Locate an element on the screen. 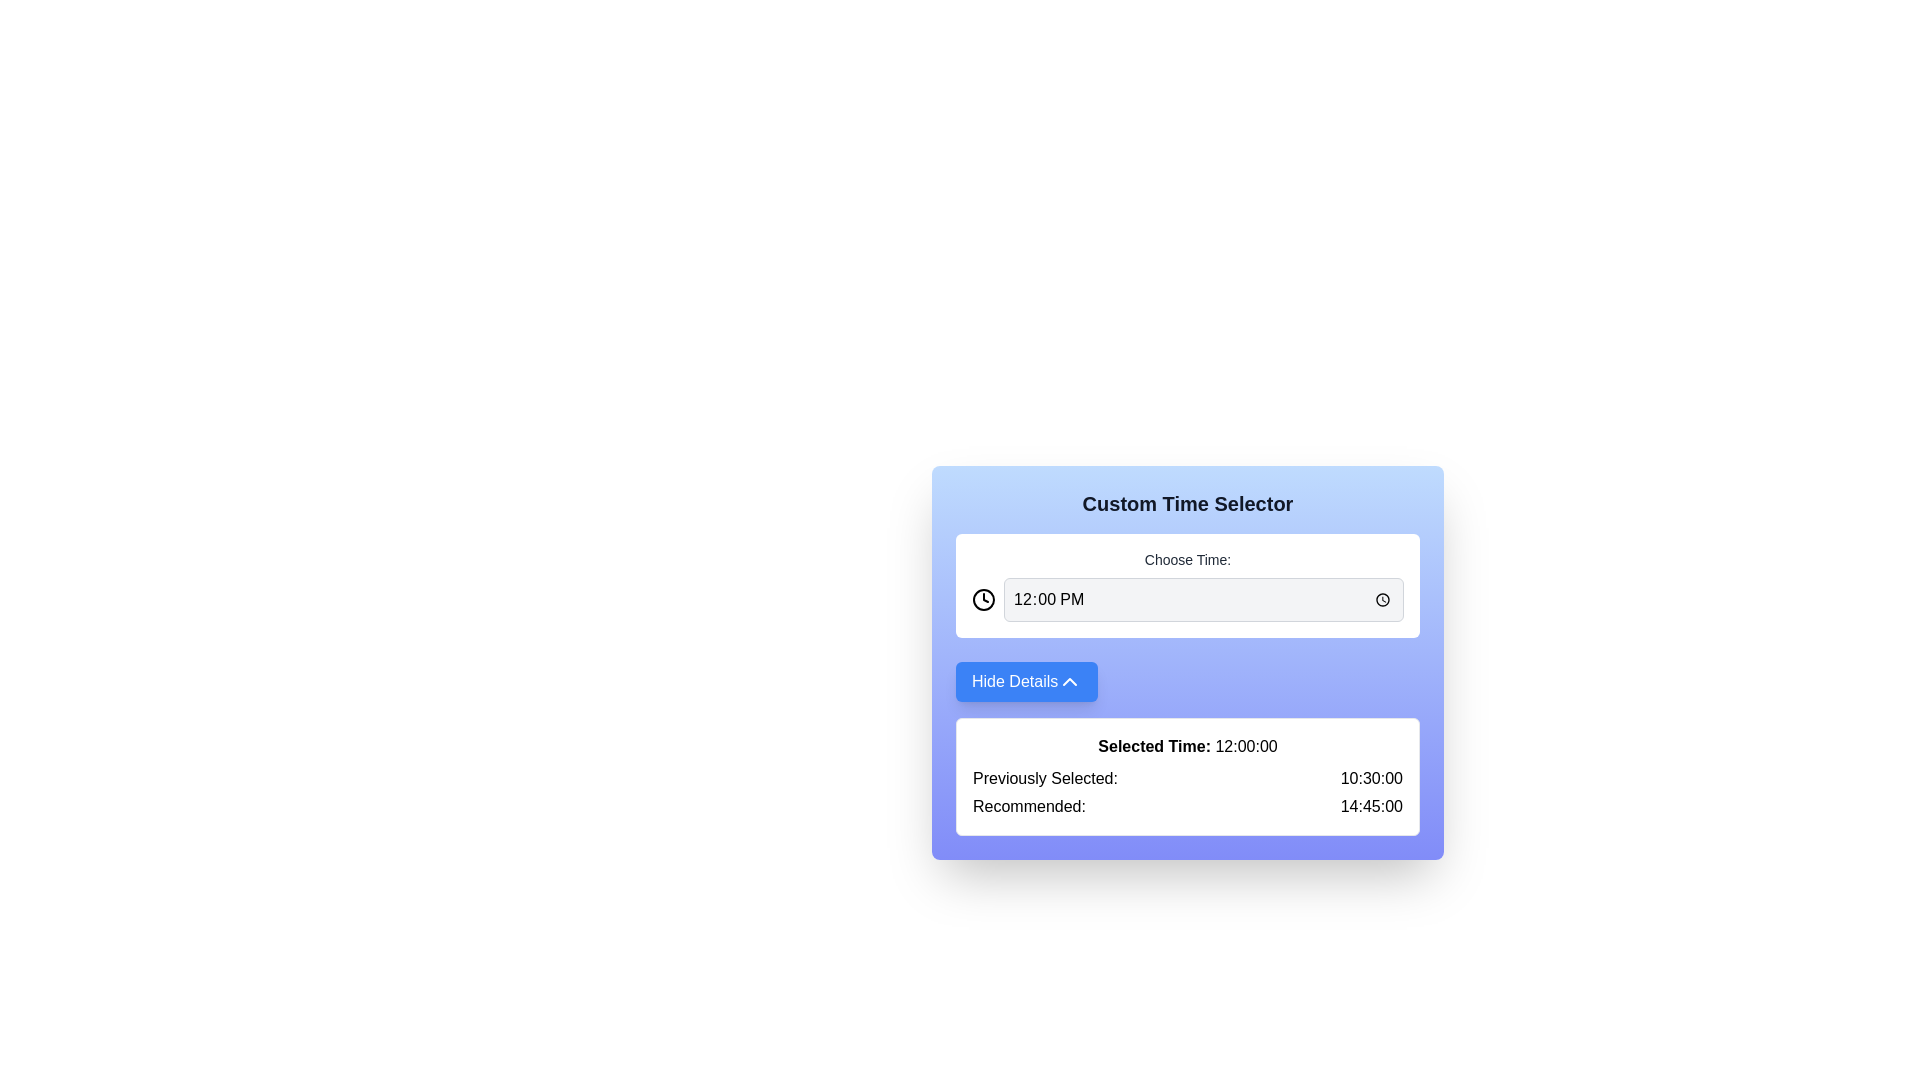 The image size is (1920, 1080). the Chevron Icon located on the right side of the 'Hide Details' button is located at coordinates (1069, 681).